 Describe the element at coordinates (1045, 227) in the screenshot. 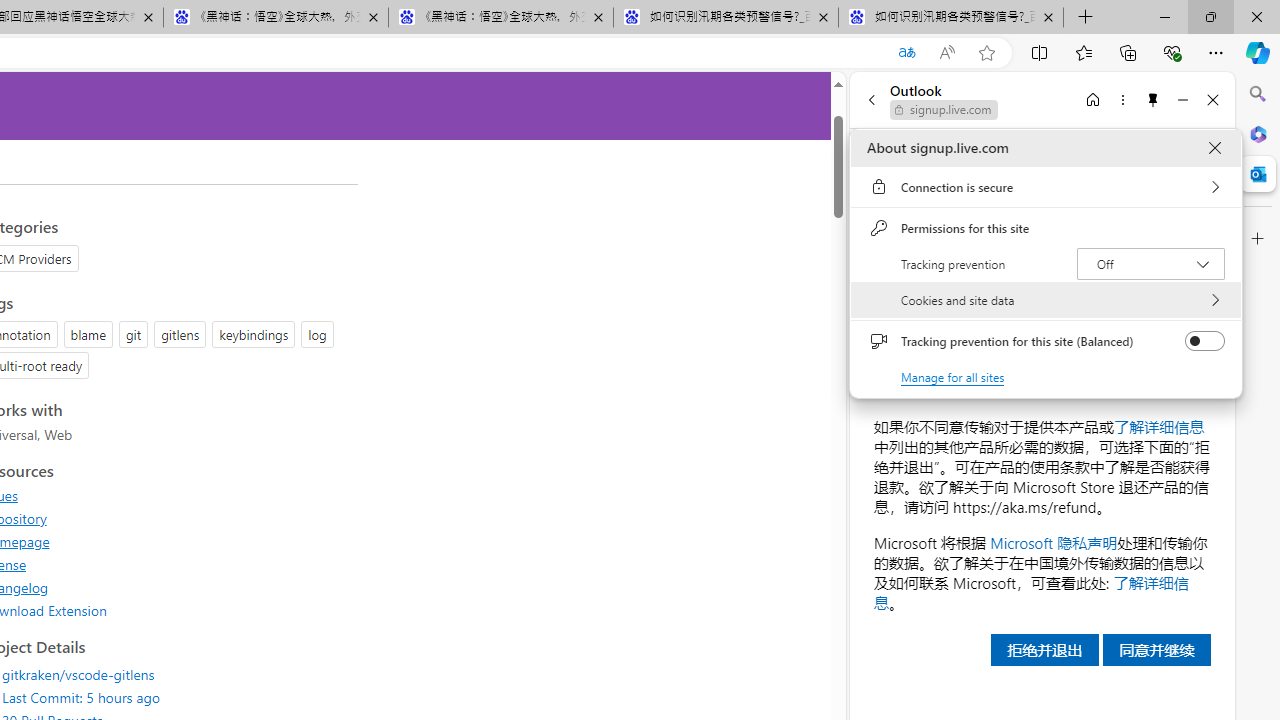

I see `'Permissions for this site'` at that location.